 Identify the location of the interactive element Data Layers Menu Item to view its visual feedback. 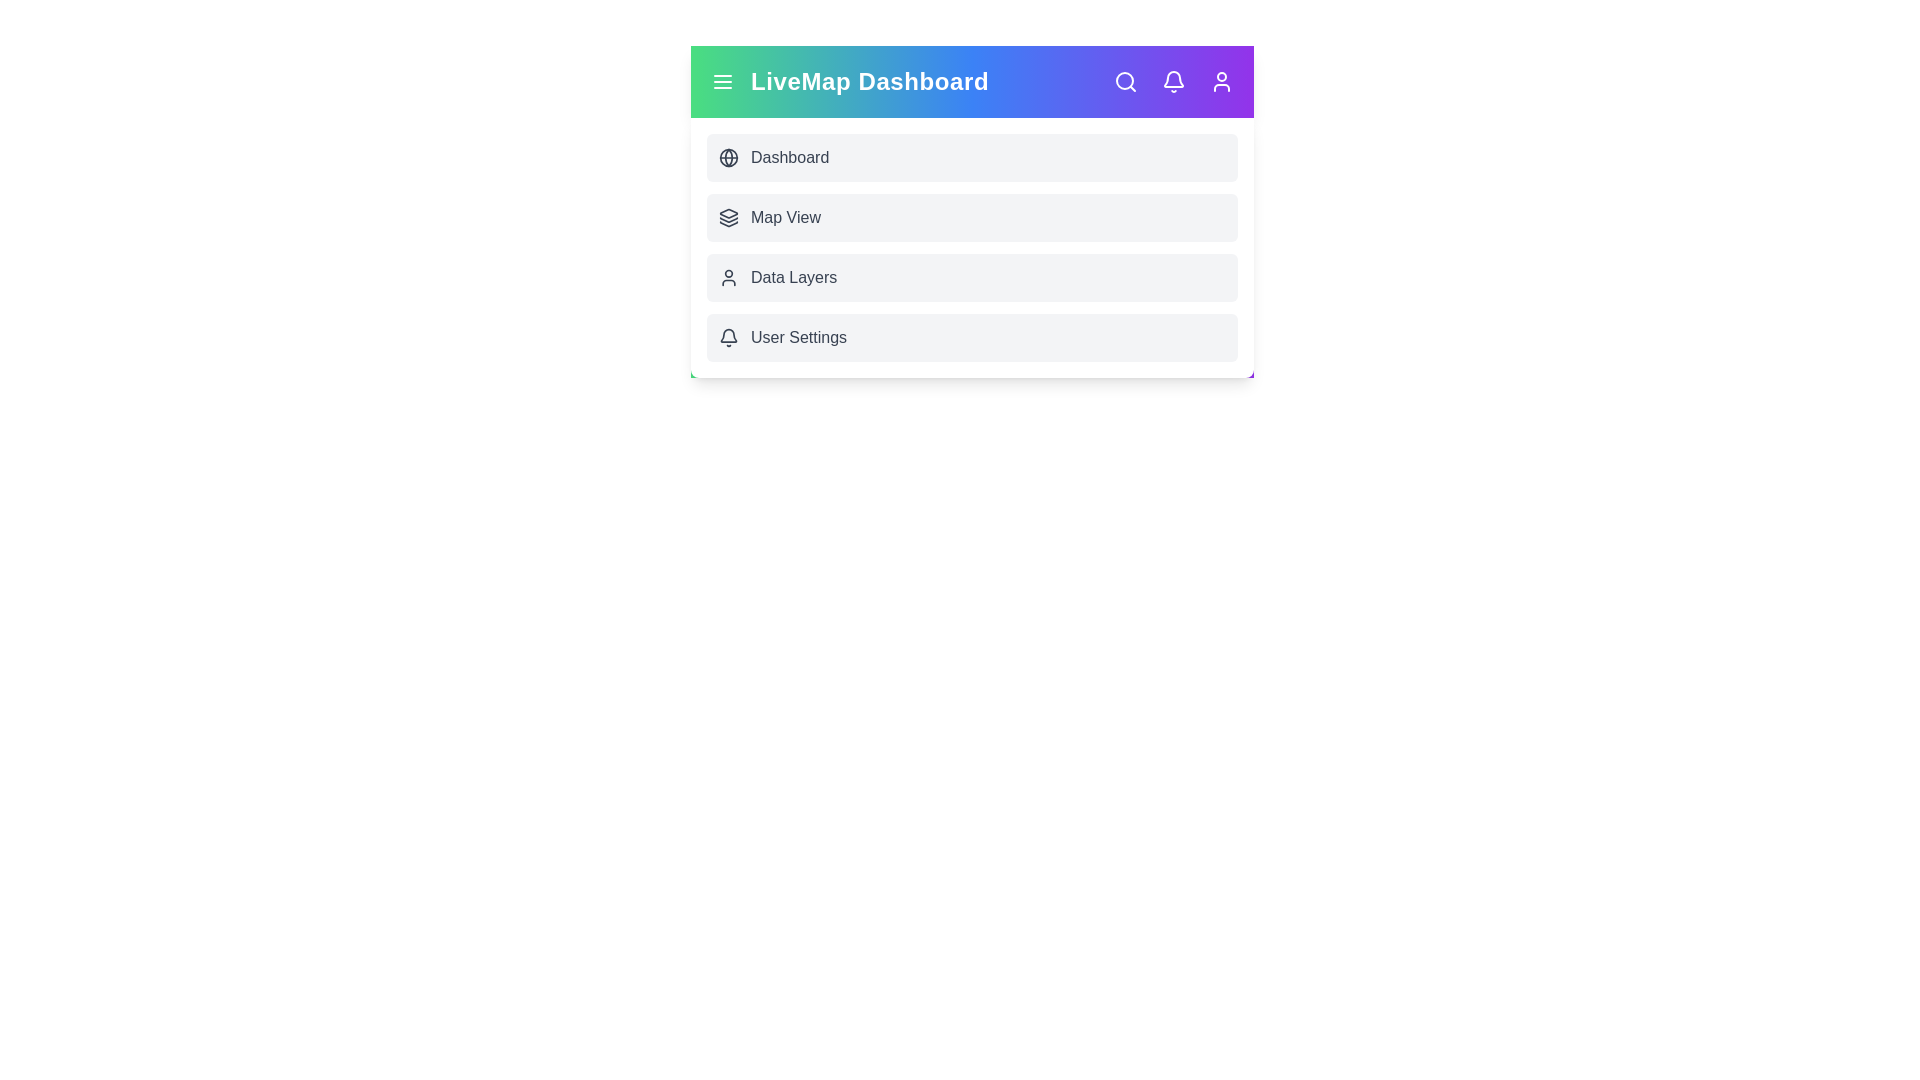
(972, 277).